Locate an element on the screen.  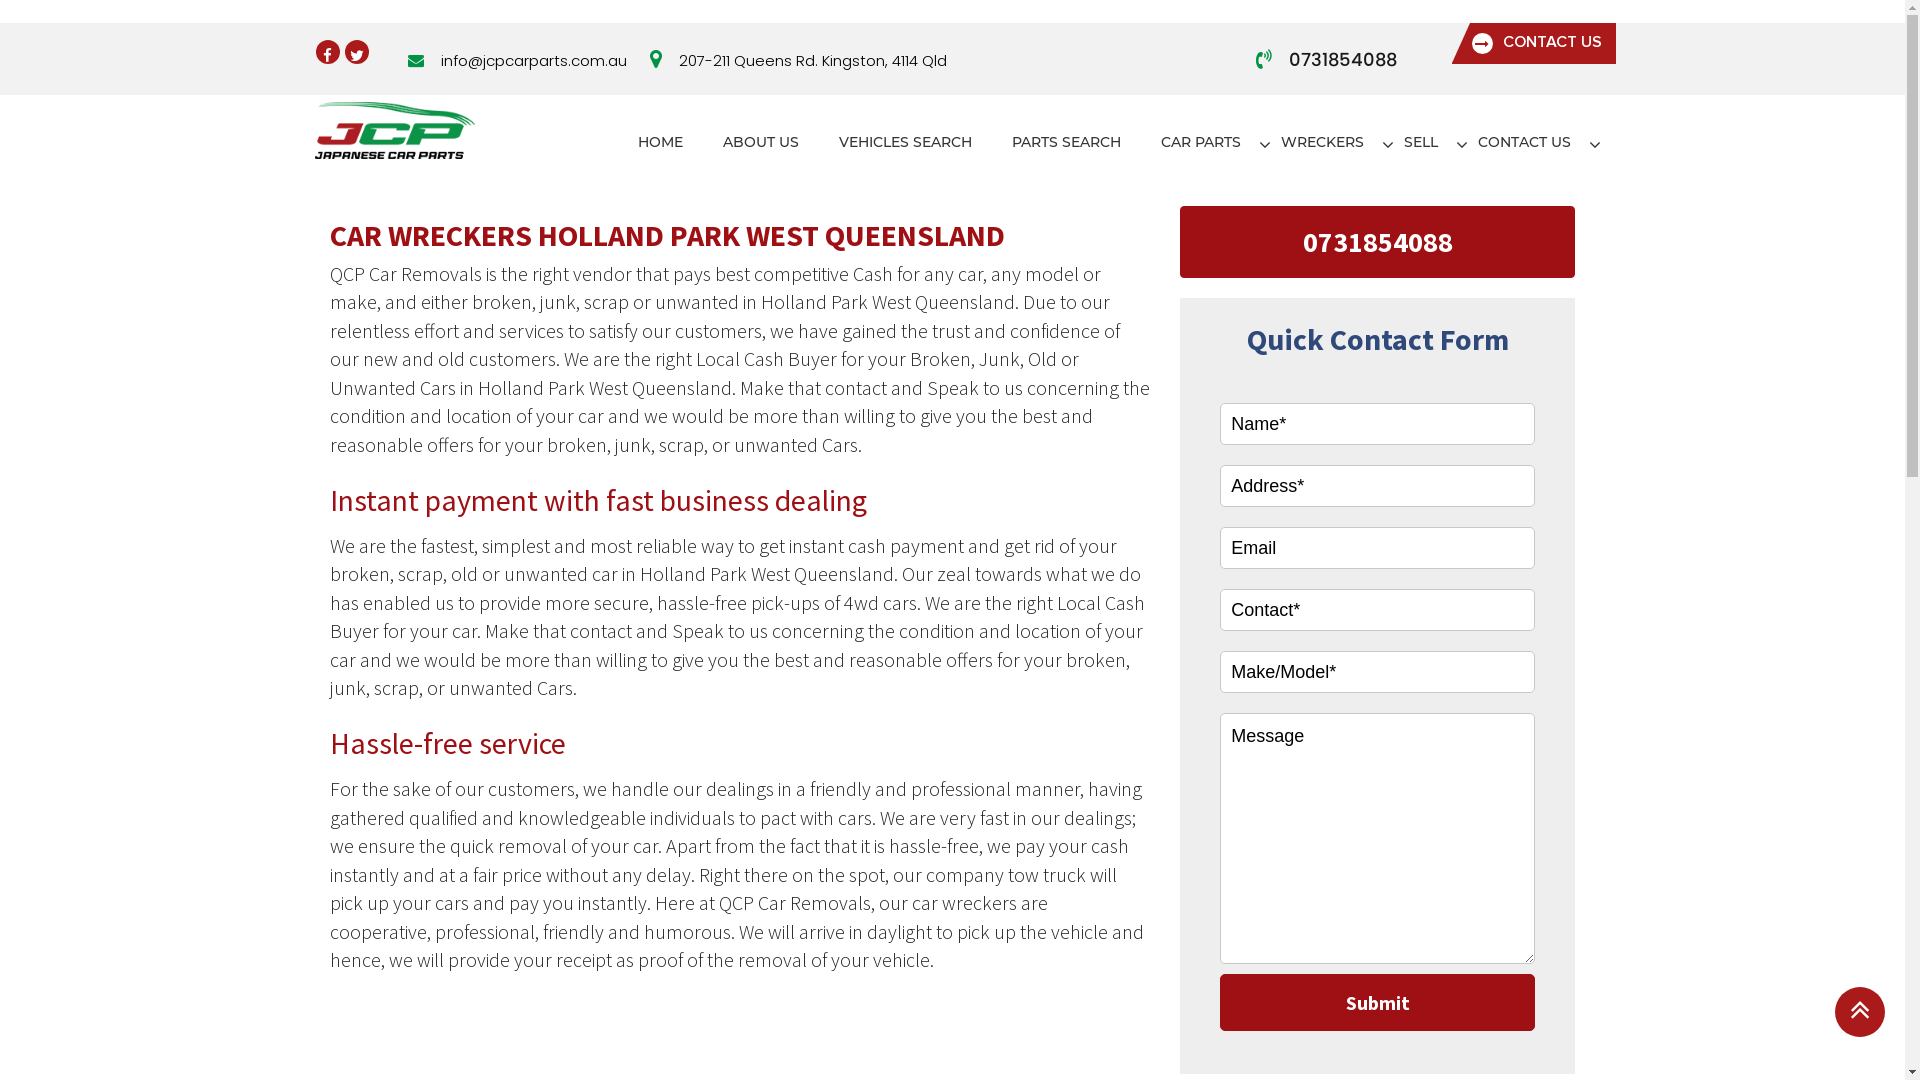
'PARTS SEARCH' is located at coordinates (999, 141).